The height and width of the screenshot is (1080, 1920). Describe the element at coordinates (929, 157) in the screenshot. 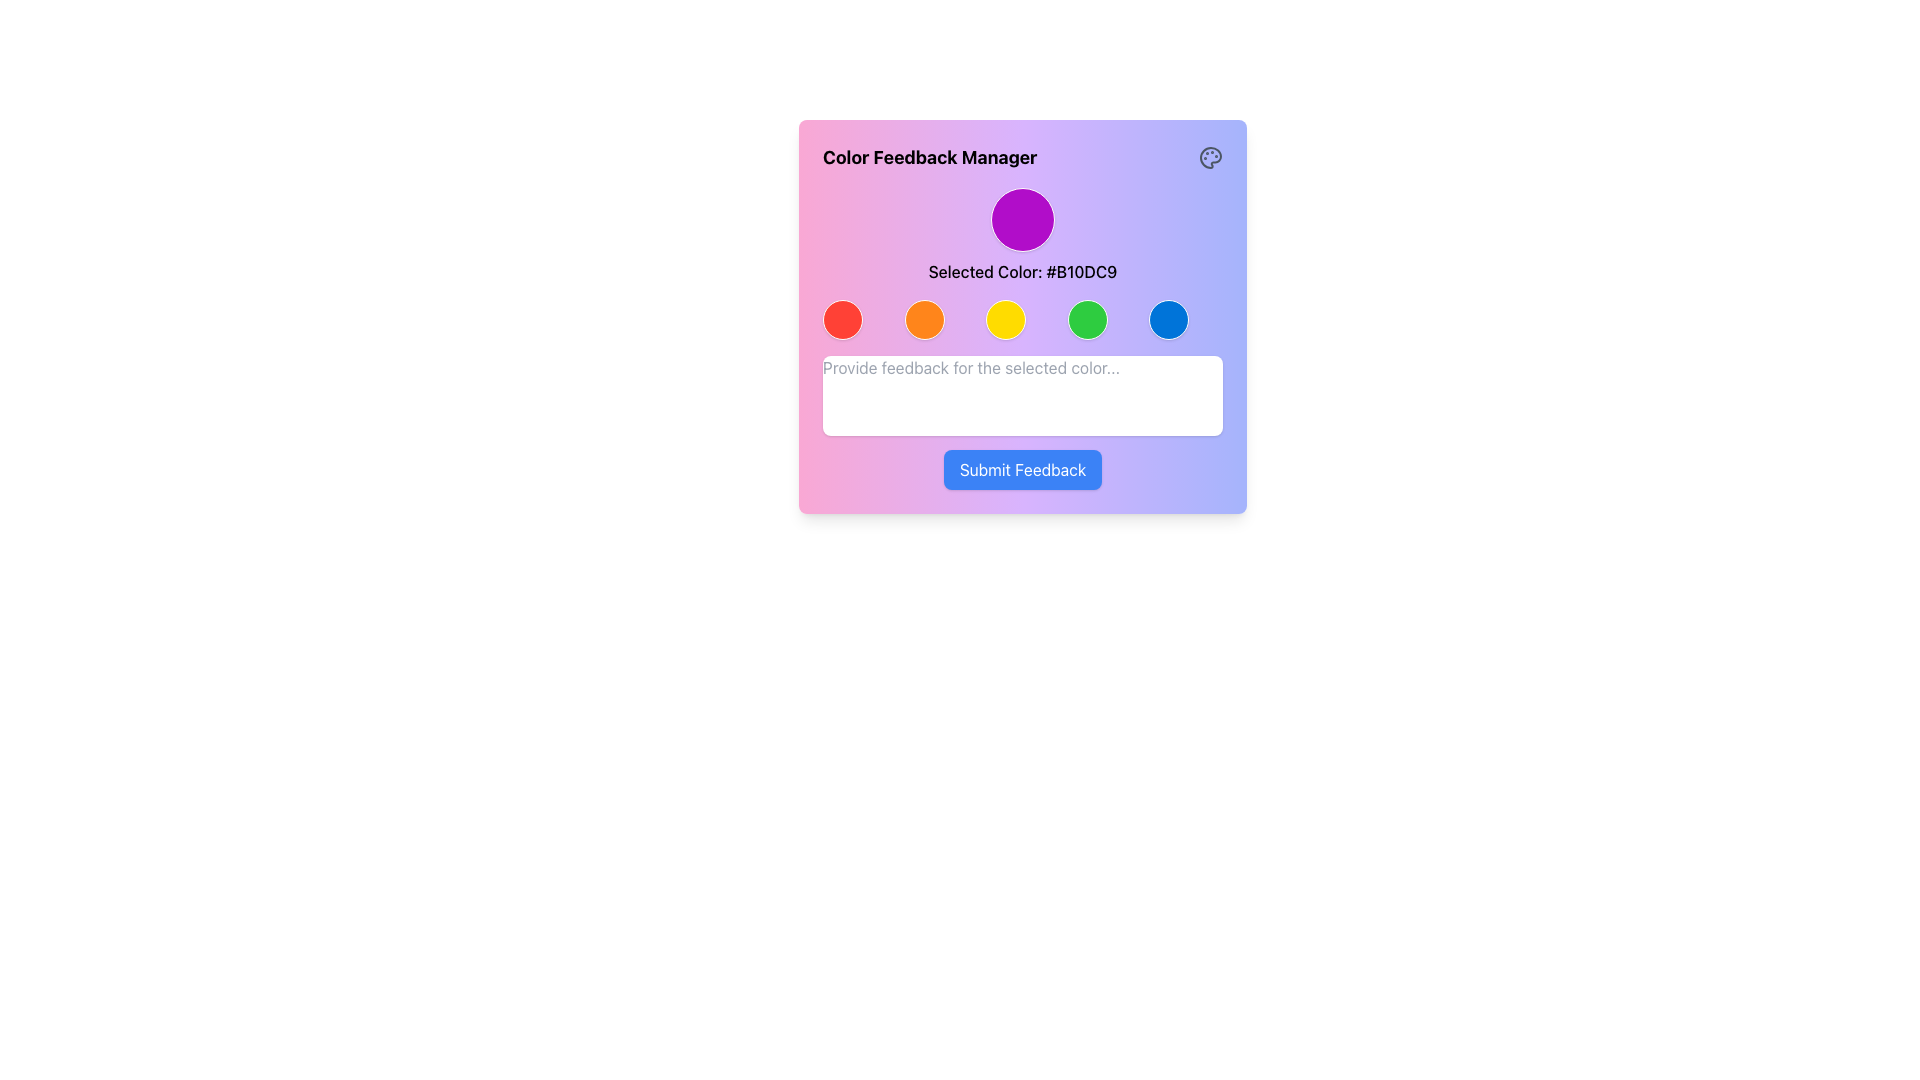

I see `the Text Label that serves as the heading for the interface, indicating the purpose of the dialog for managing color feedback` at that location.